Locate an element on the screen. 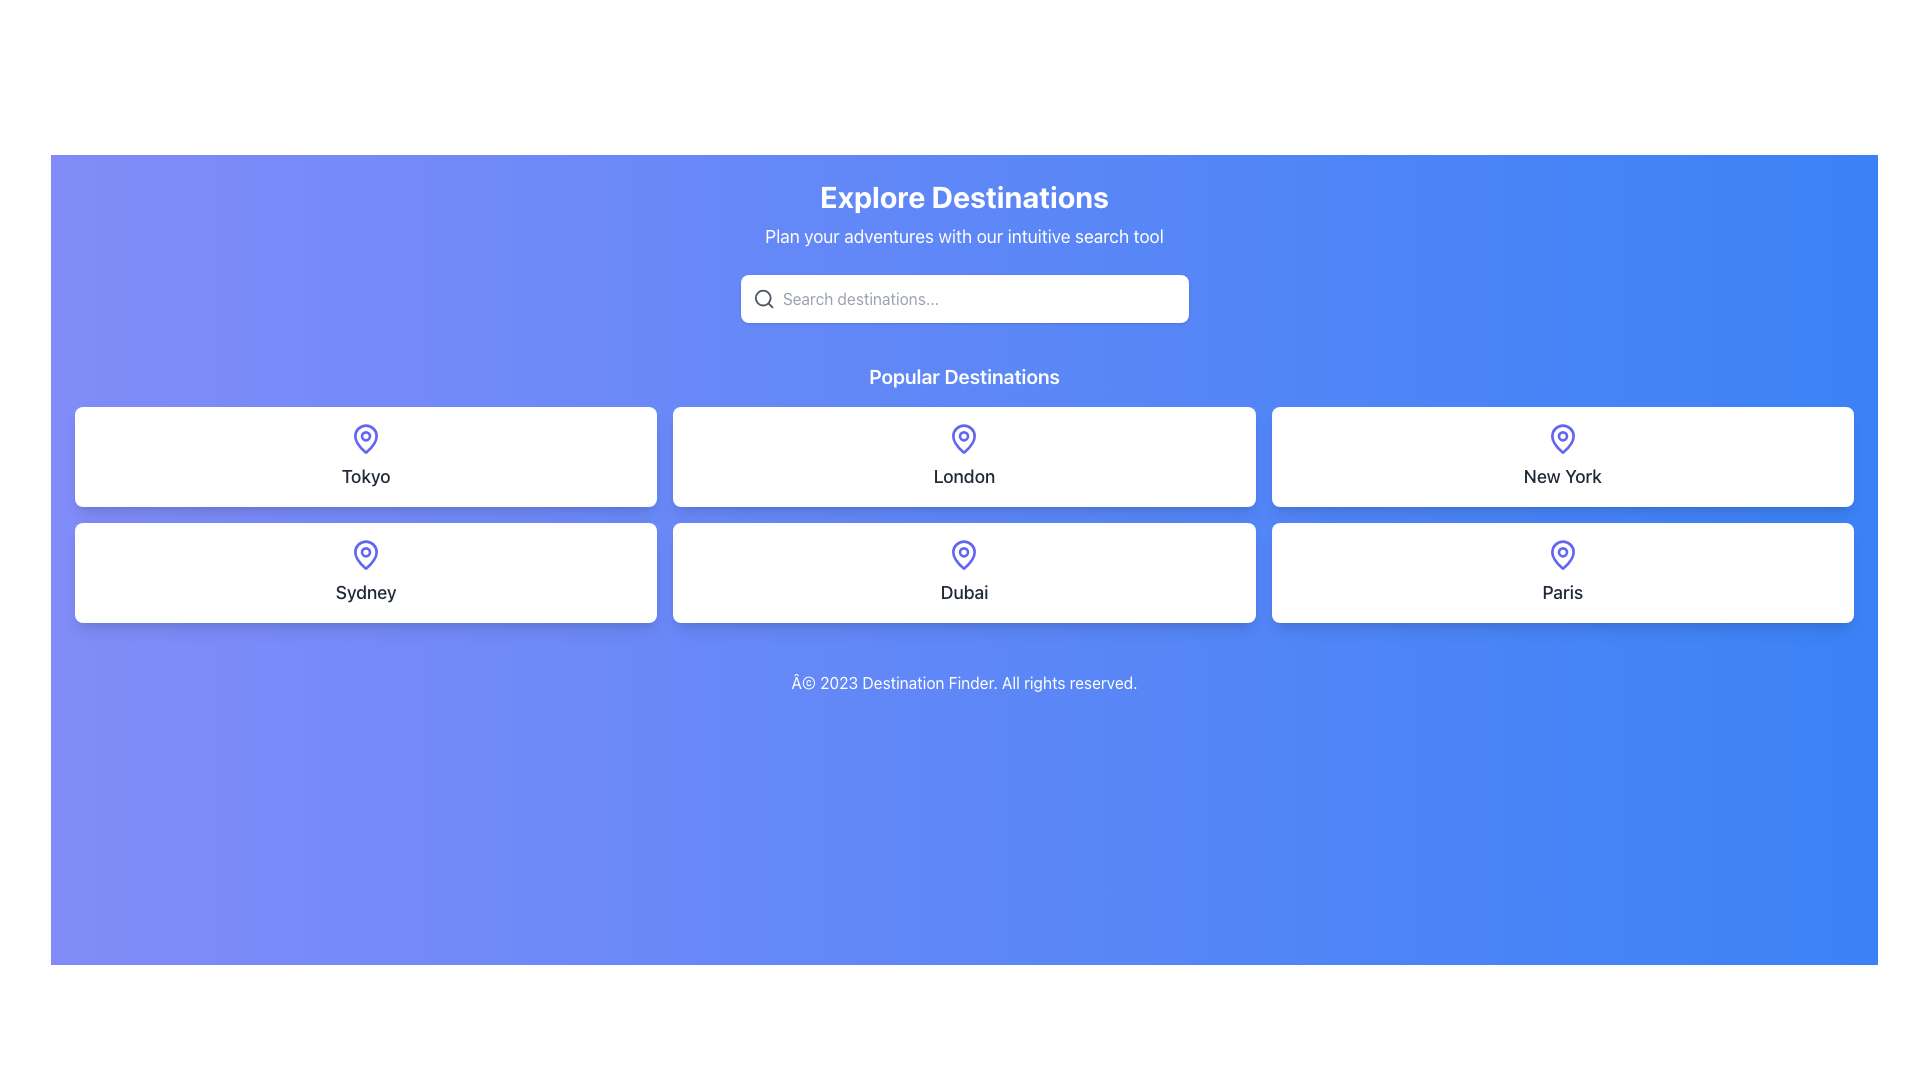  the magnifying glass icon located on the left side of the search bar, which is positioned below the 'Explore Destinations' header is located at coordinates (762, 299).